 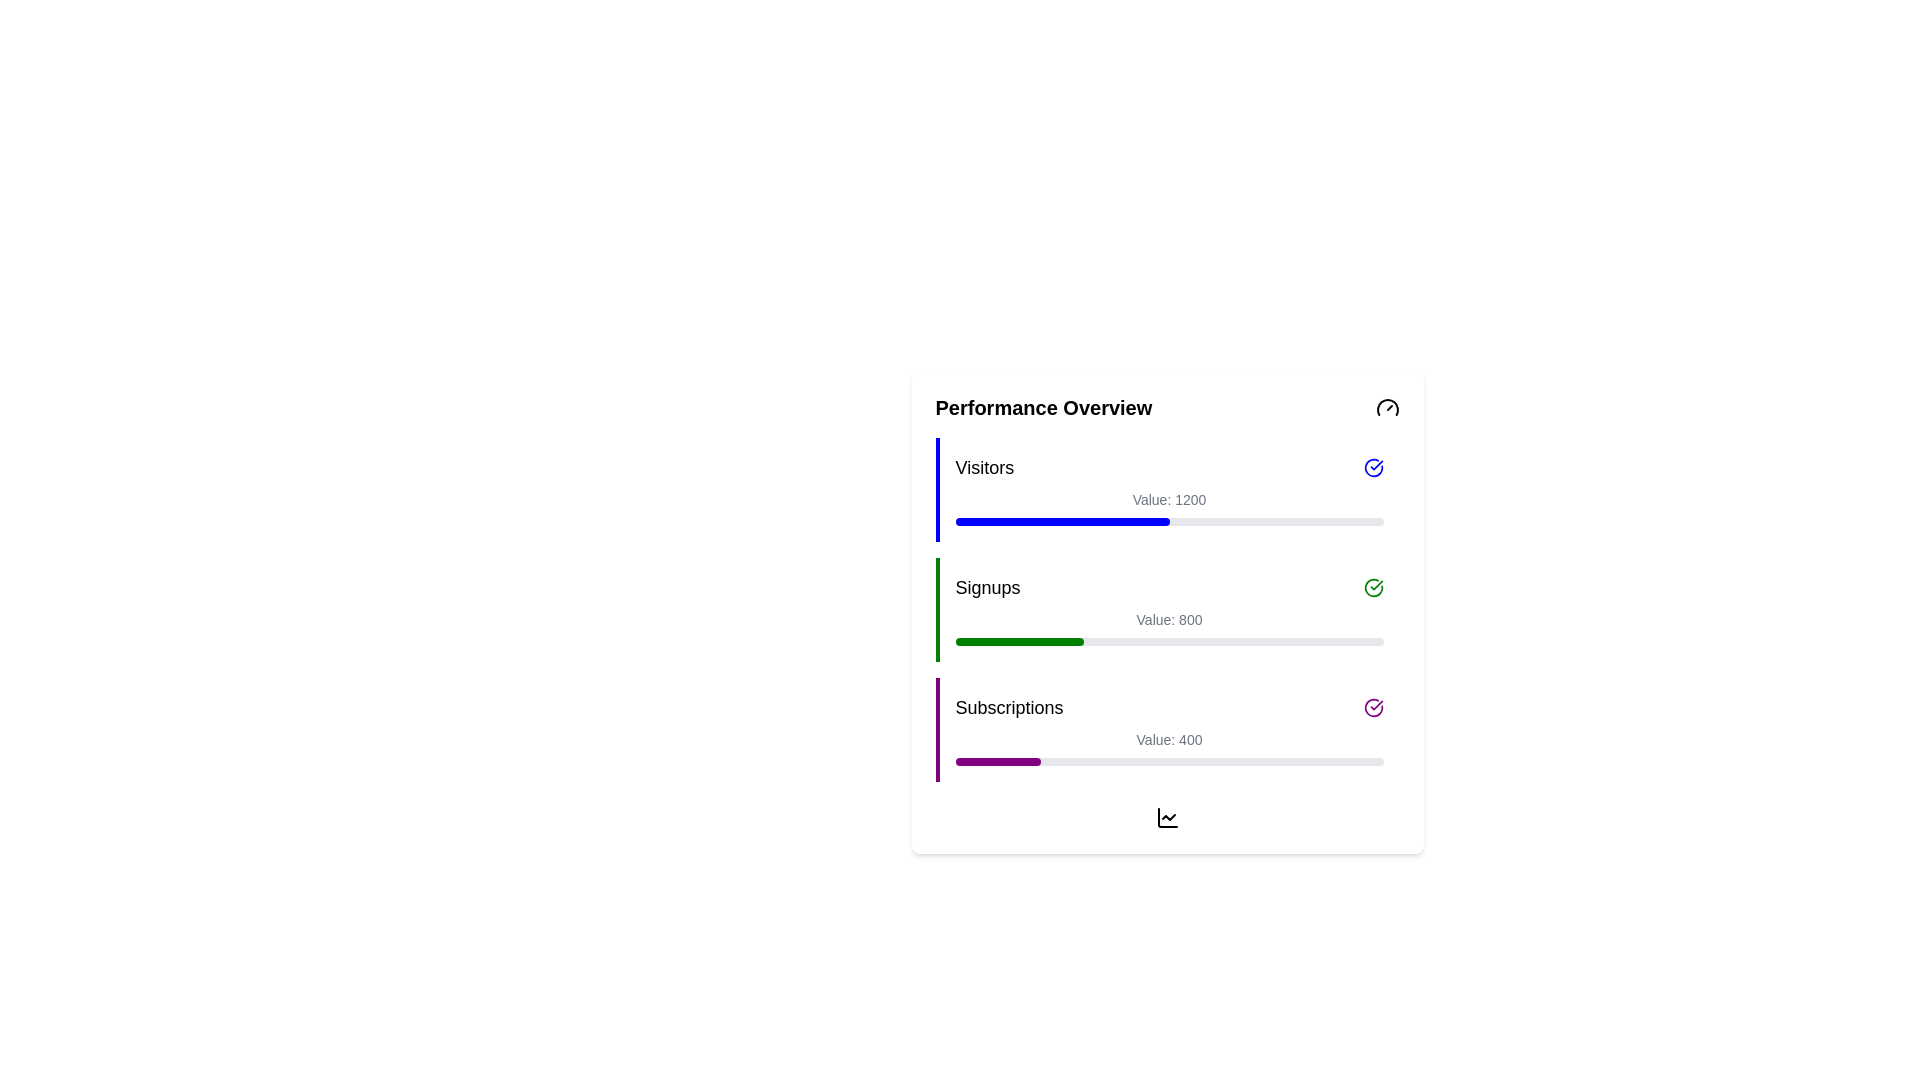 I want to click on the 'Signups' text in the Informational Card Component, so click(x=1167, y=608).